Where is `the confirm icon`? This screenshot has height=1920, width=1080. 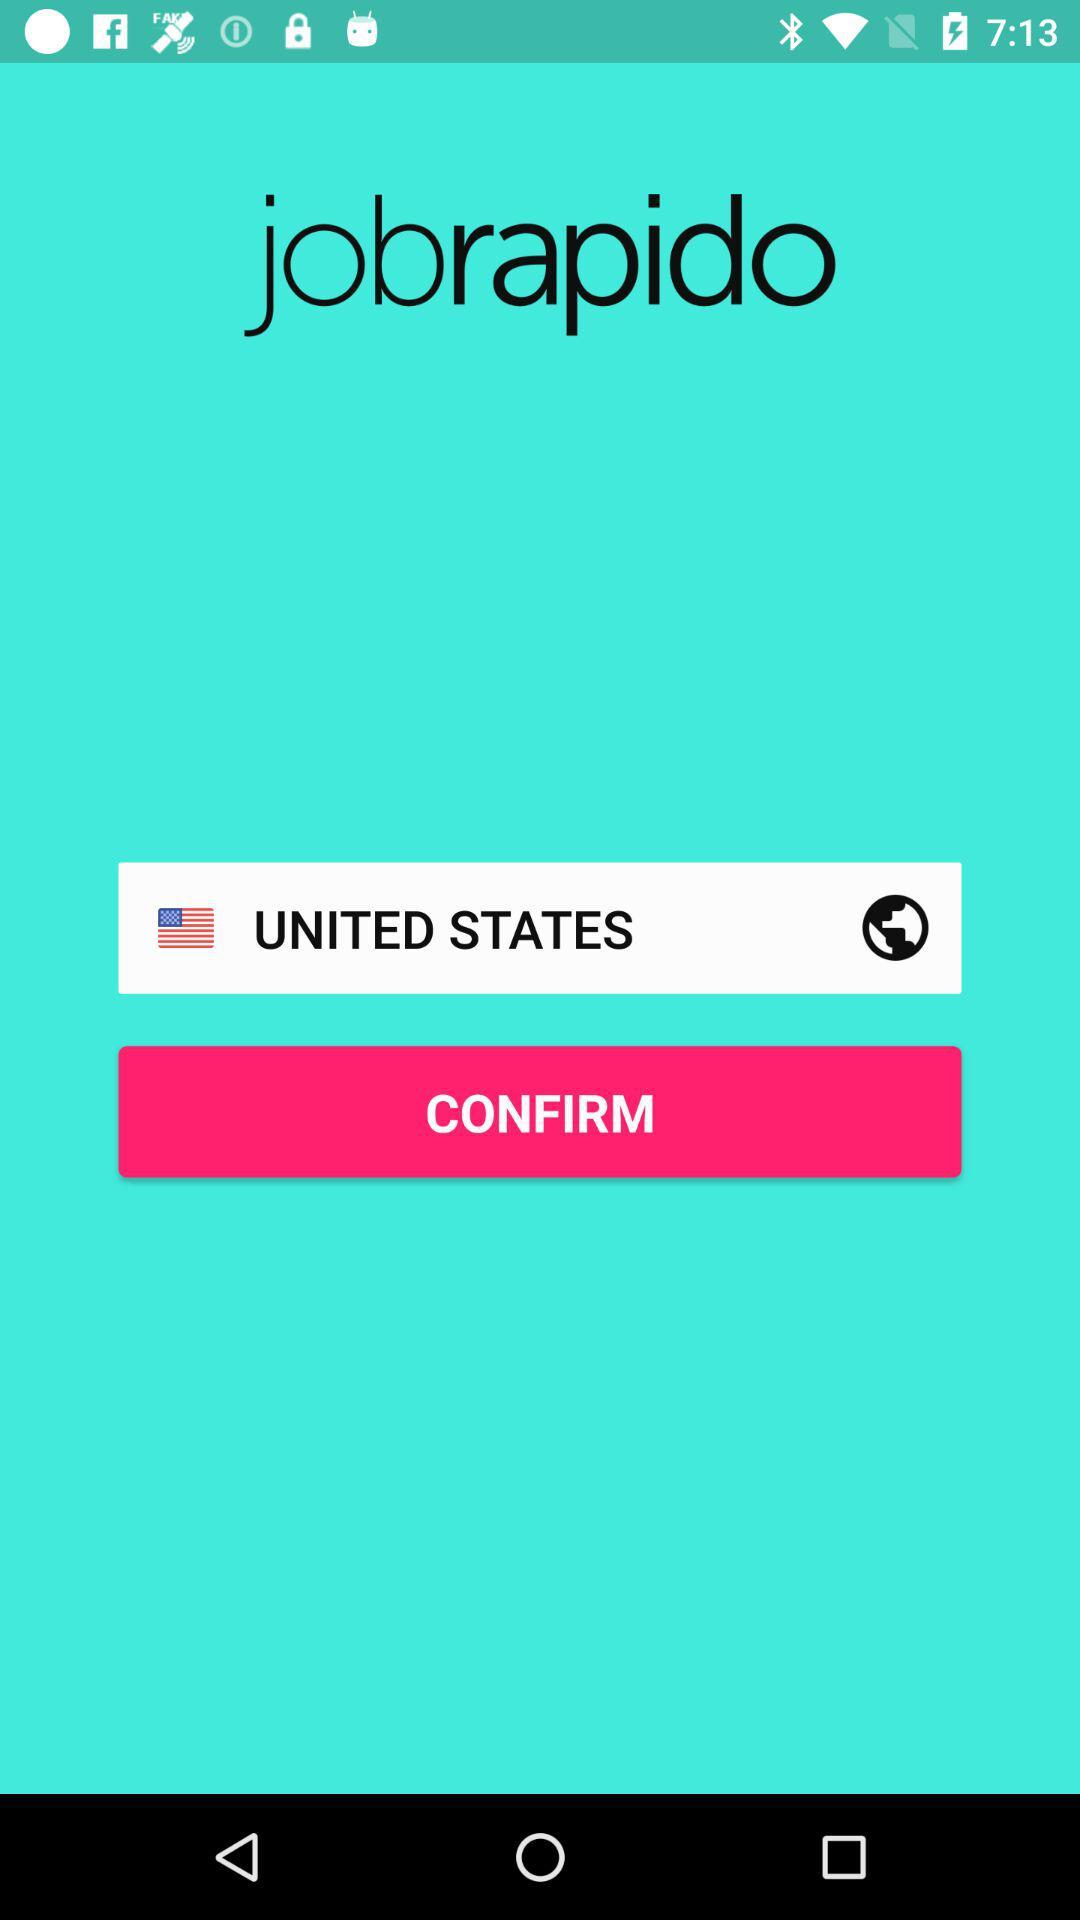
the confirm icon is located at coordinates (540, 1110).